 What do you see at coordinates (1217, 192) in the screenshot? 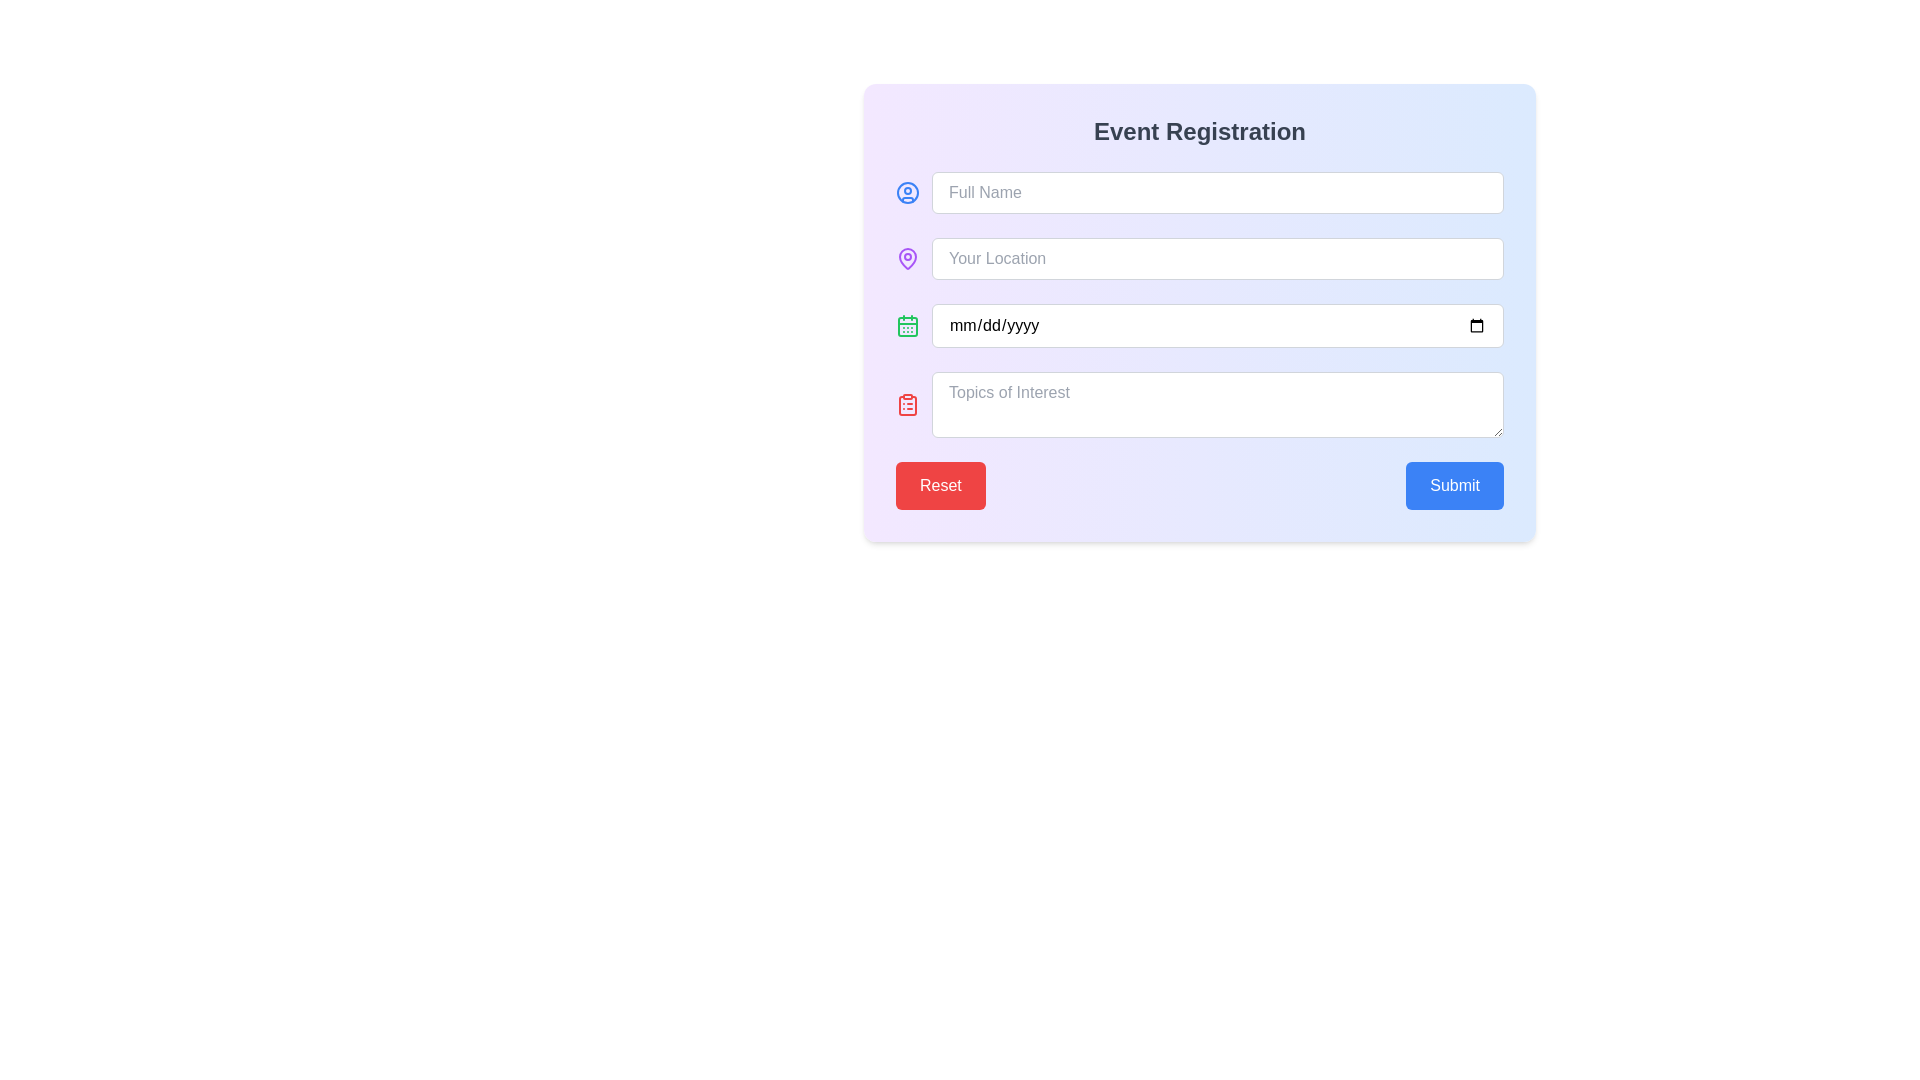
I see `the Text input field for full names in the Event Registration form using the Tab key` at bounding box center [1217, 192].